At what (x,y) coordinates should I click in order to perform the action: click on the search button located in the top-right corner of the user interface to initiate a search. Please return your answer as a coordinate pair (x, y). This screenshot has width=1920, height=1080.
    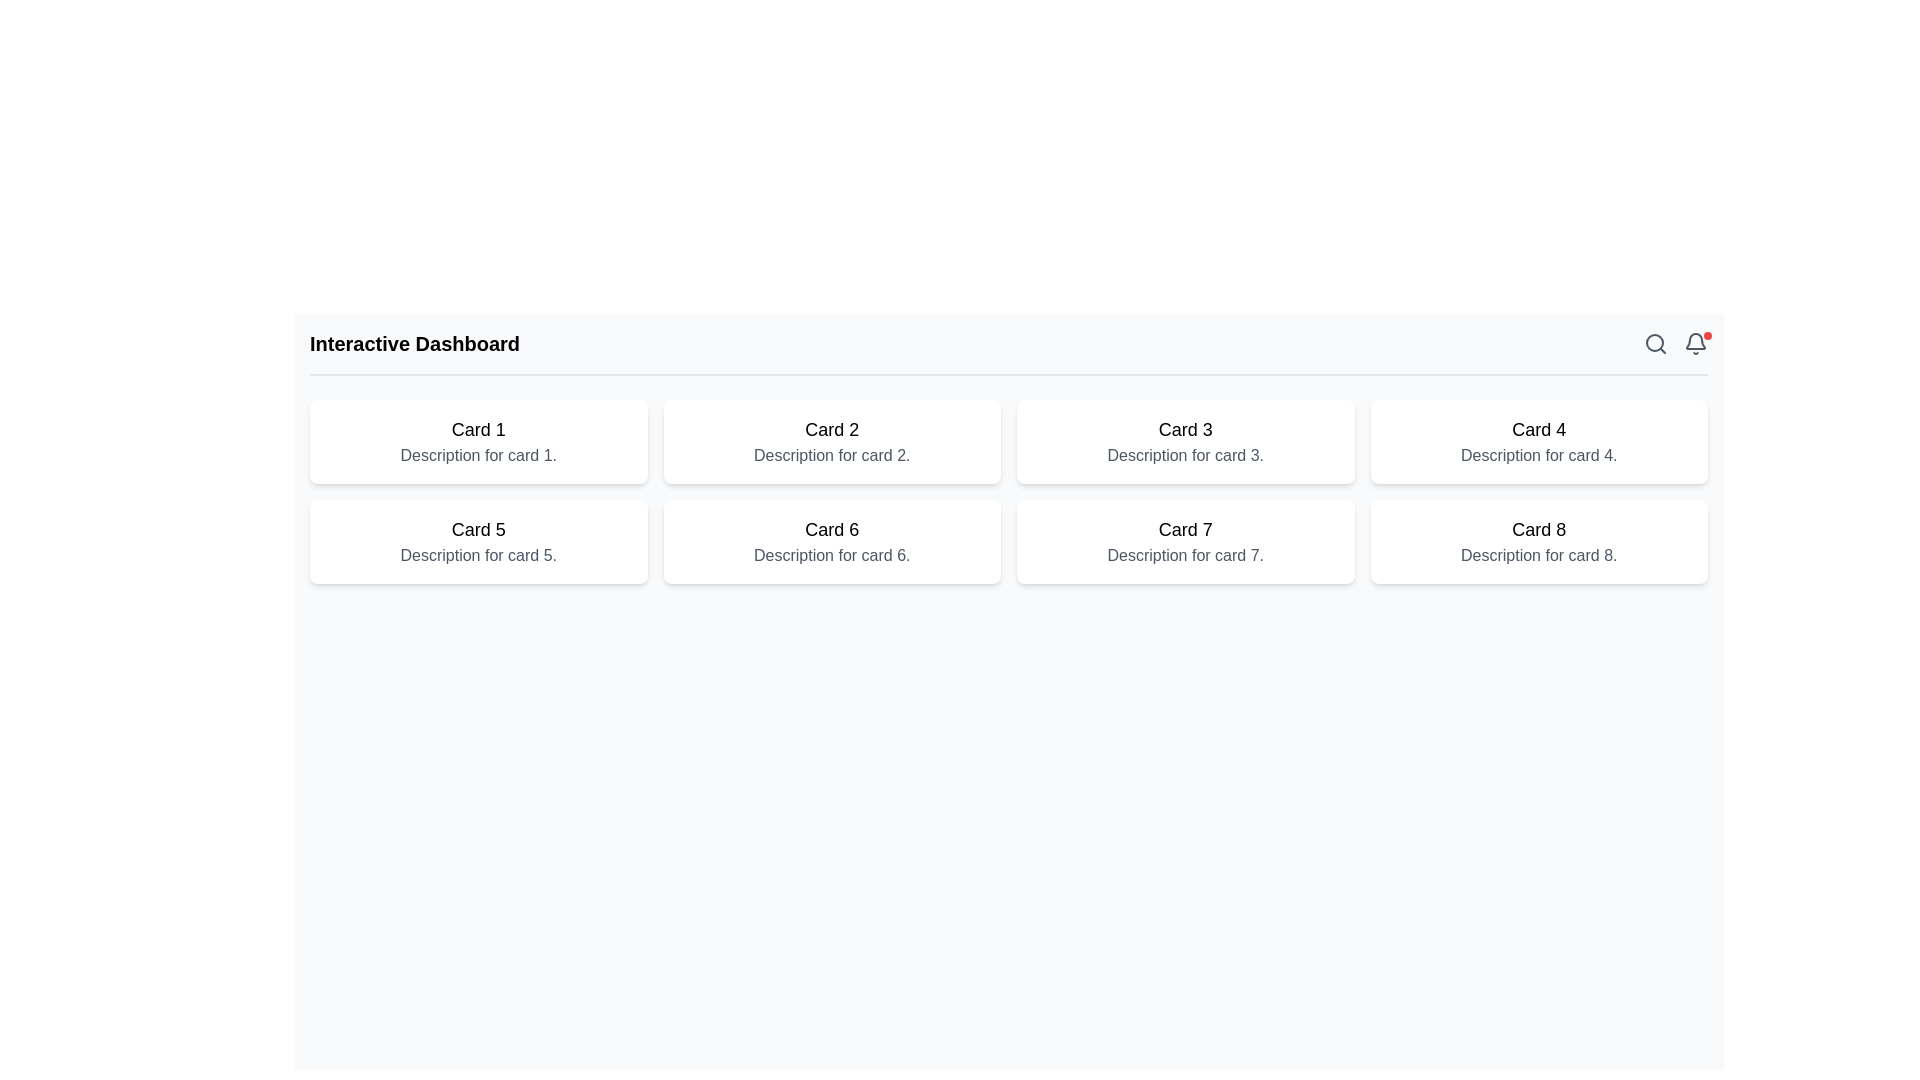
    Looking at the image, I should click on (1656, 342).